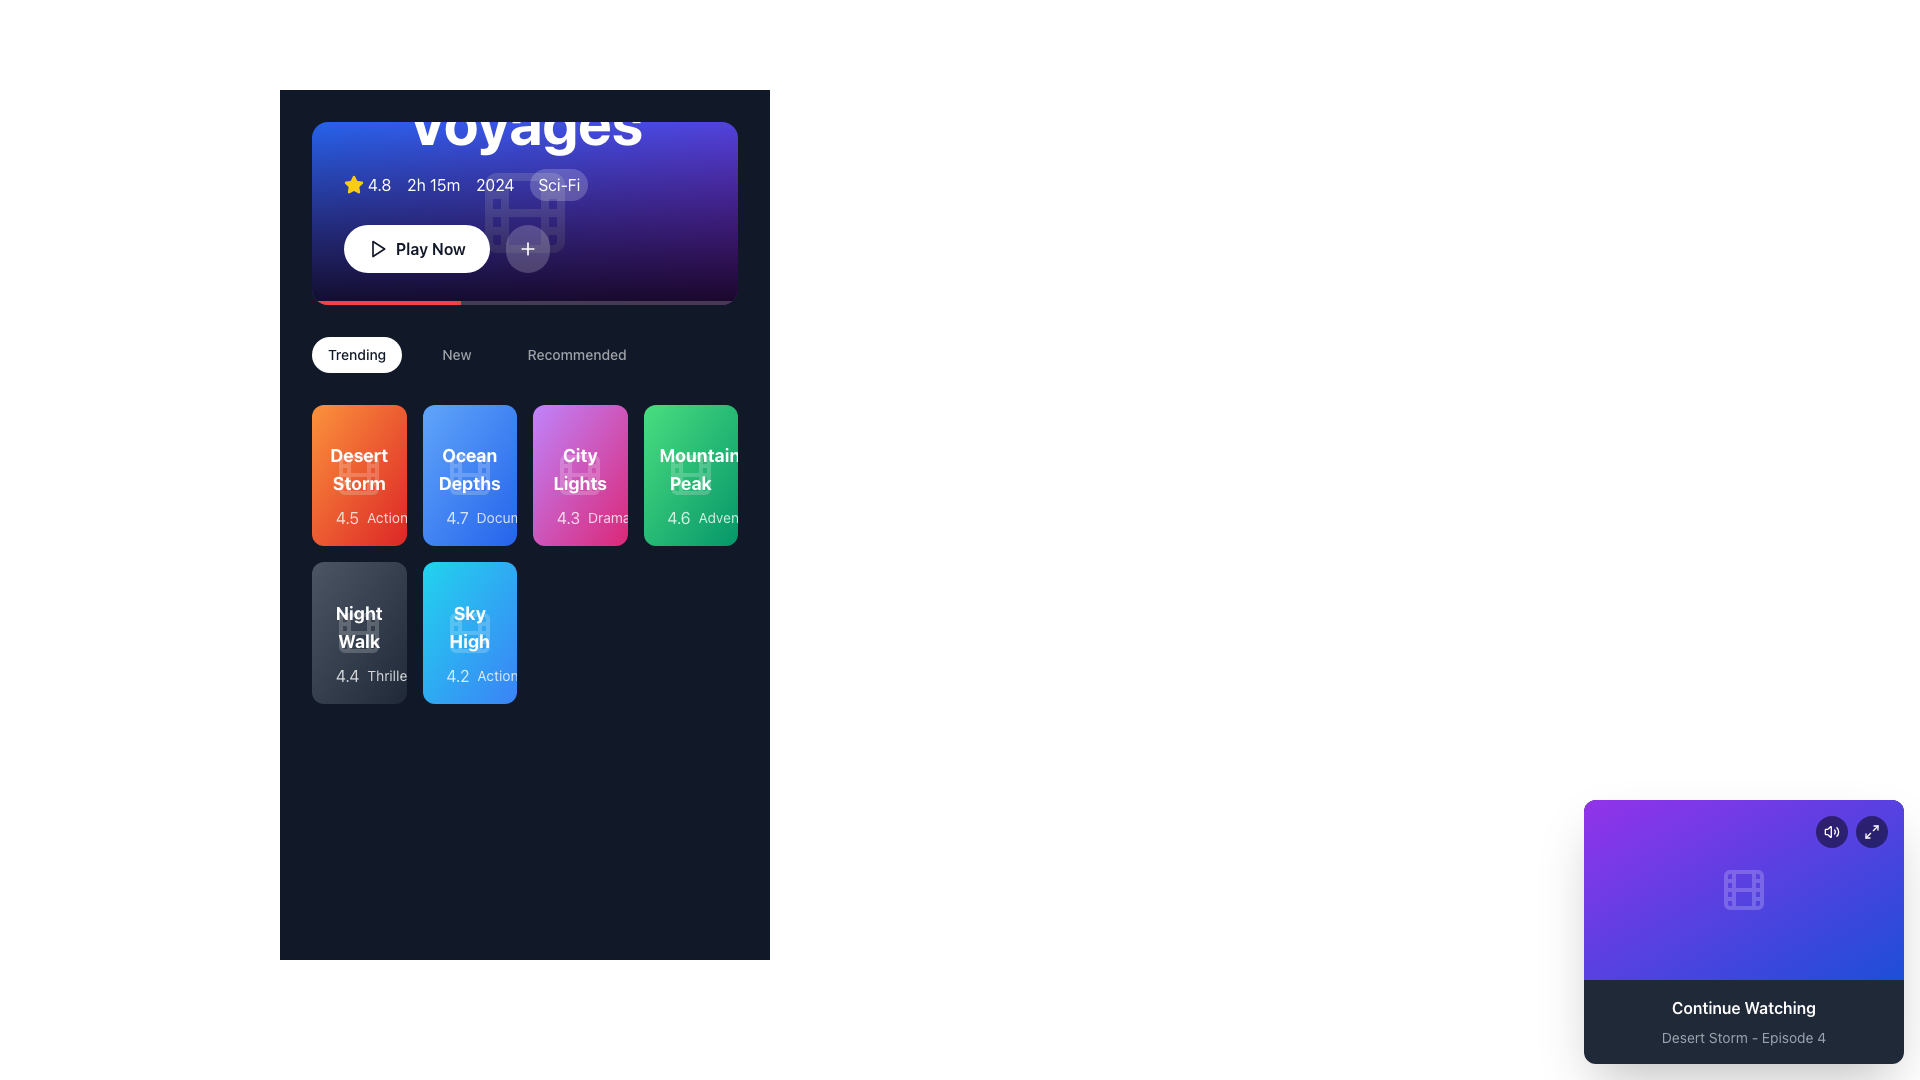 Image resolution: width=1920 pixels, height=1080 pixels. What do you see at coordinates (679, 517) in the screenshot?
I see `rating value displayed in the text associated with the 'Mountain Peak' item, which is located within a green card on the second row and third column of the grid layout, next to a yellow star icon and the text 'Adventure'` at bounding box center [679, 517].